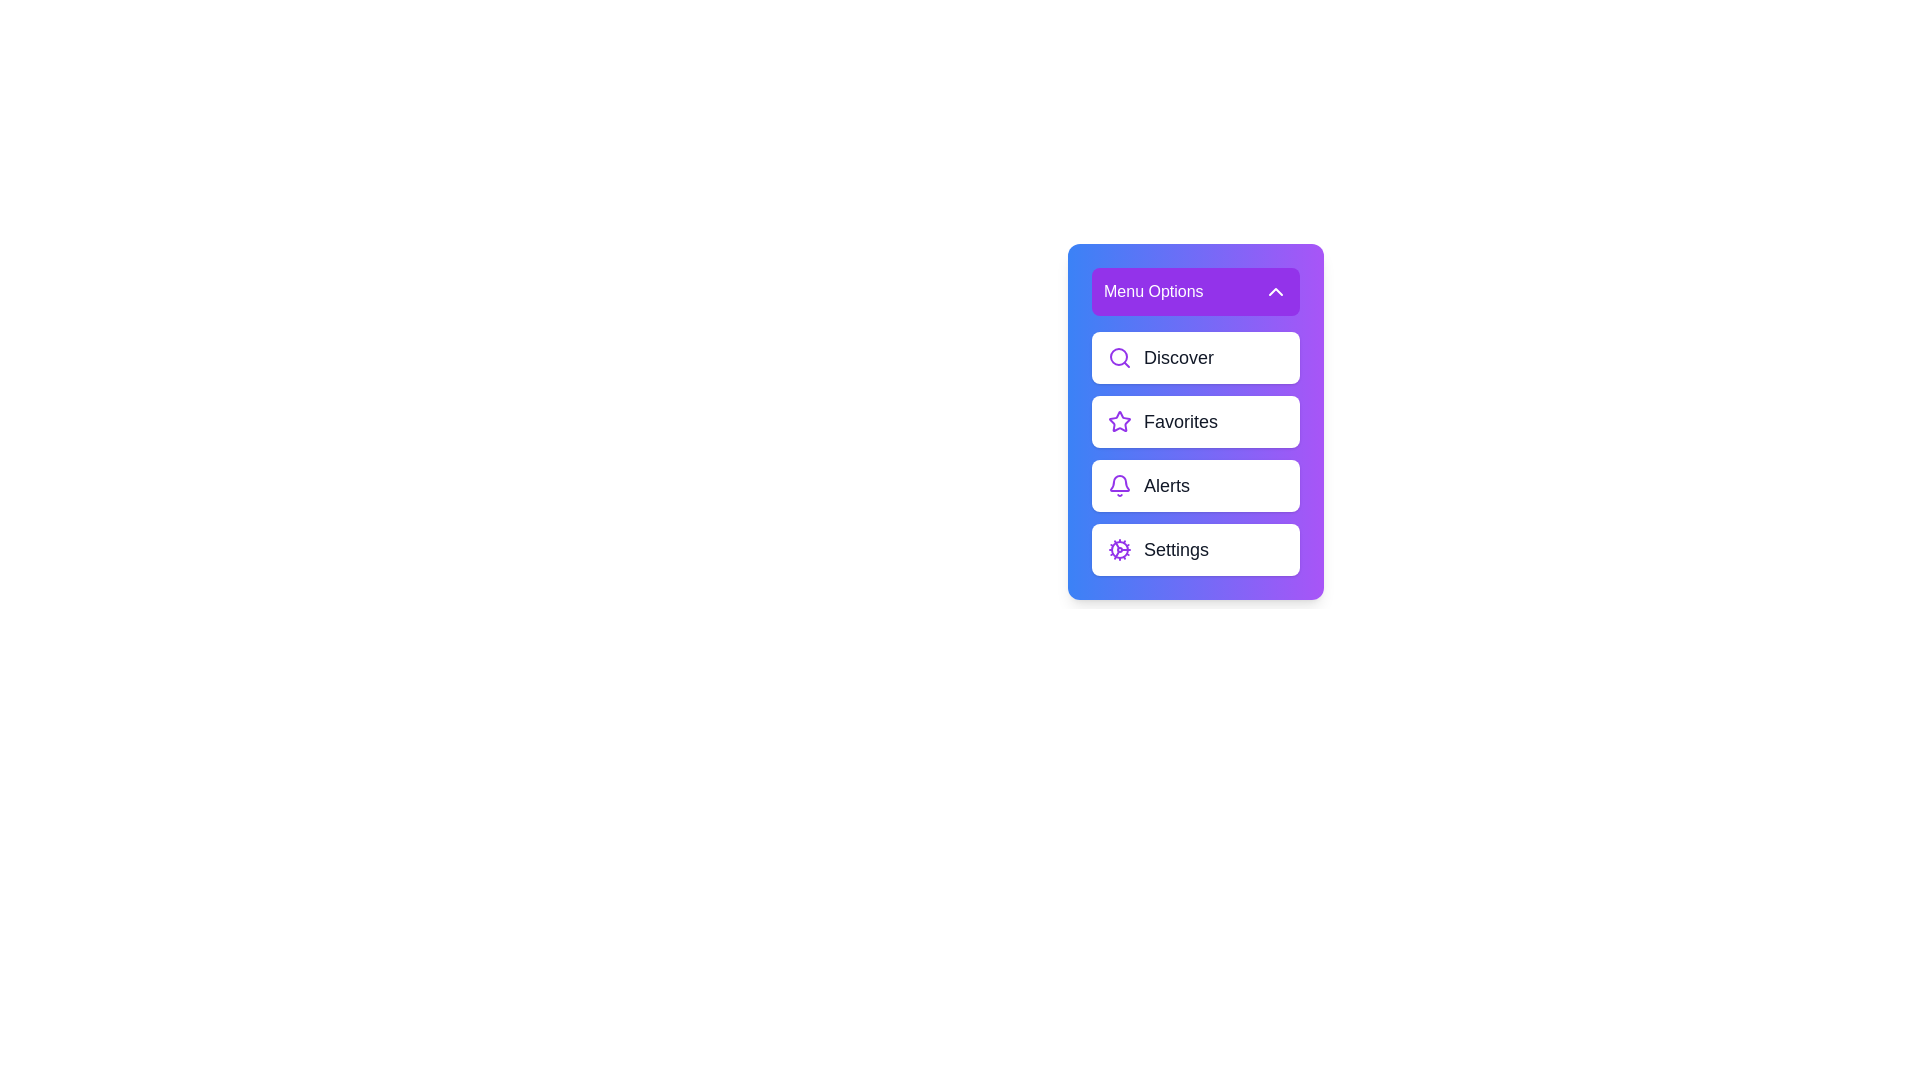  What do you see at coordinates (1180, 420) in the screenshot?
I see `the 'Favorites' text label in the right-middle menu of the user interface, which is the second entry between 'Discover' and 'Alerts'` at bounding box center [1180, 420].